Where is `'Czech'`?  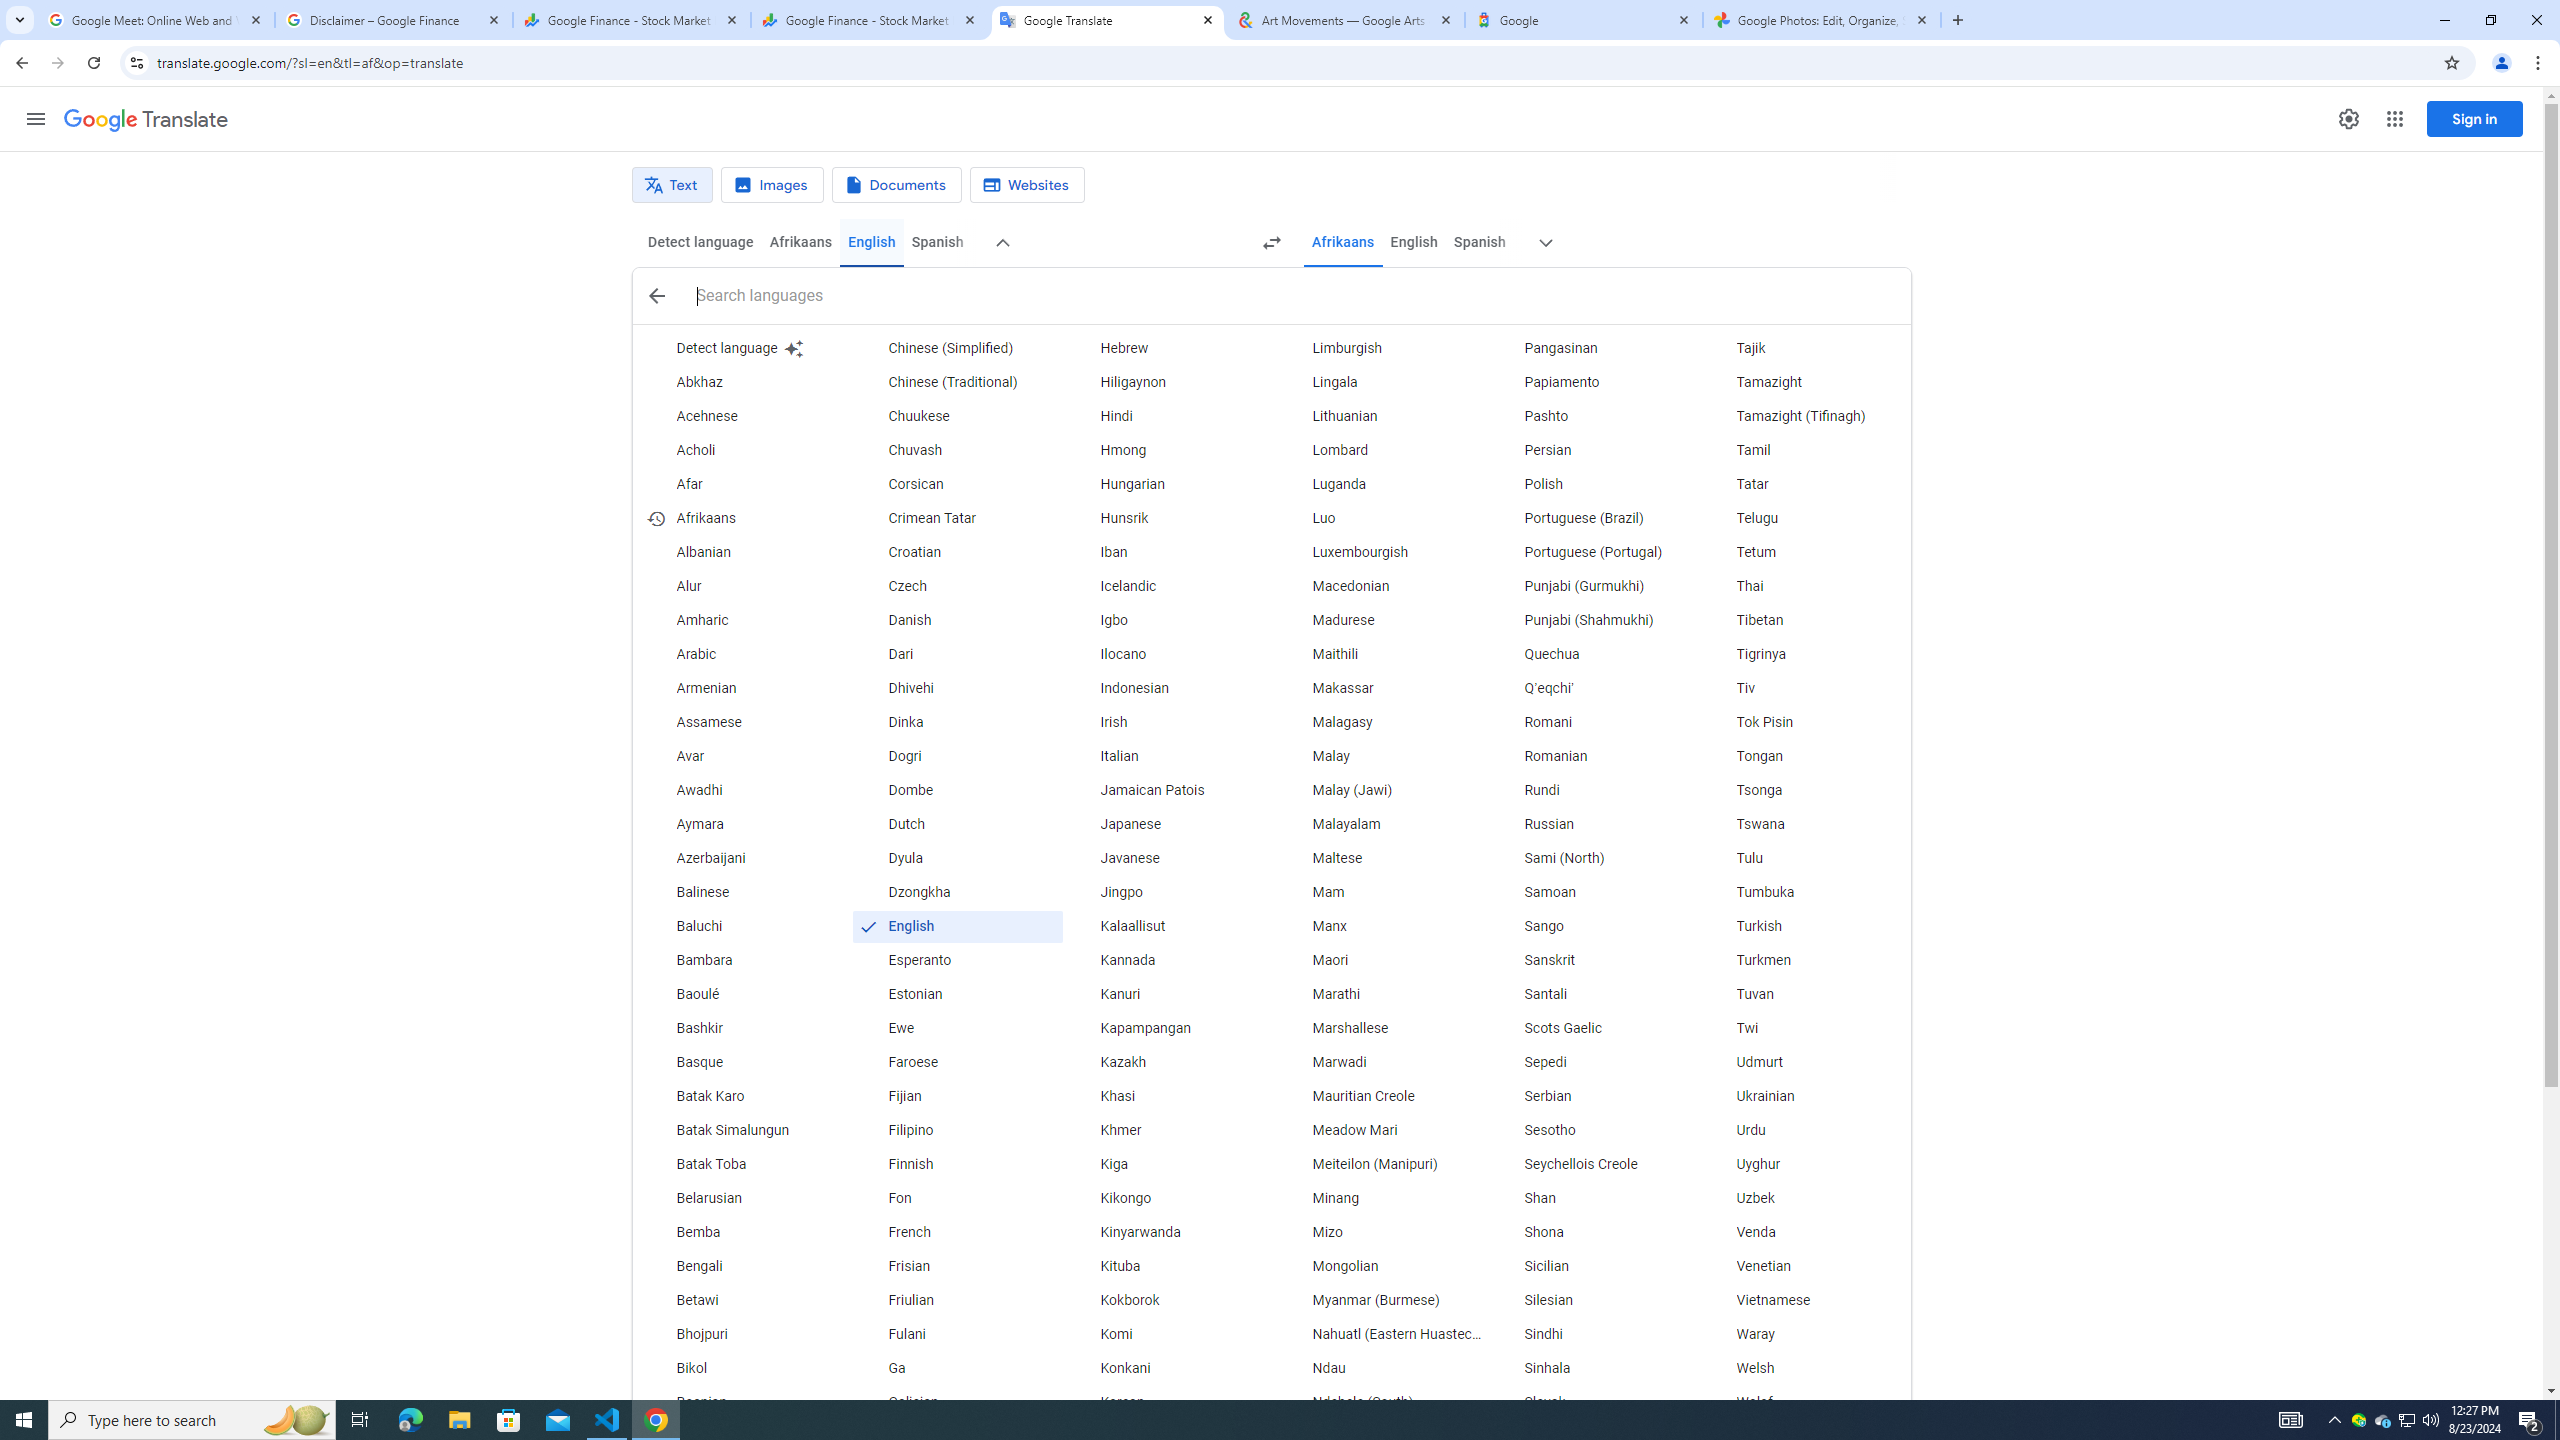 'Czech' is located at coordinates (957, 586).